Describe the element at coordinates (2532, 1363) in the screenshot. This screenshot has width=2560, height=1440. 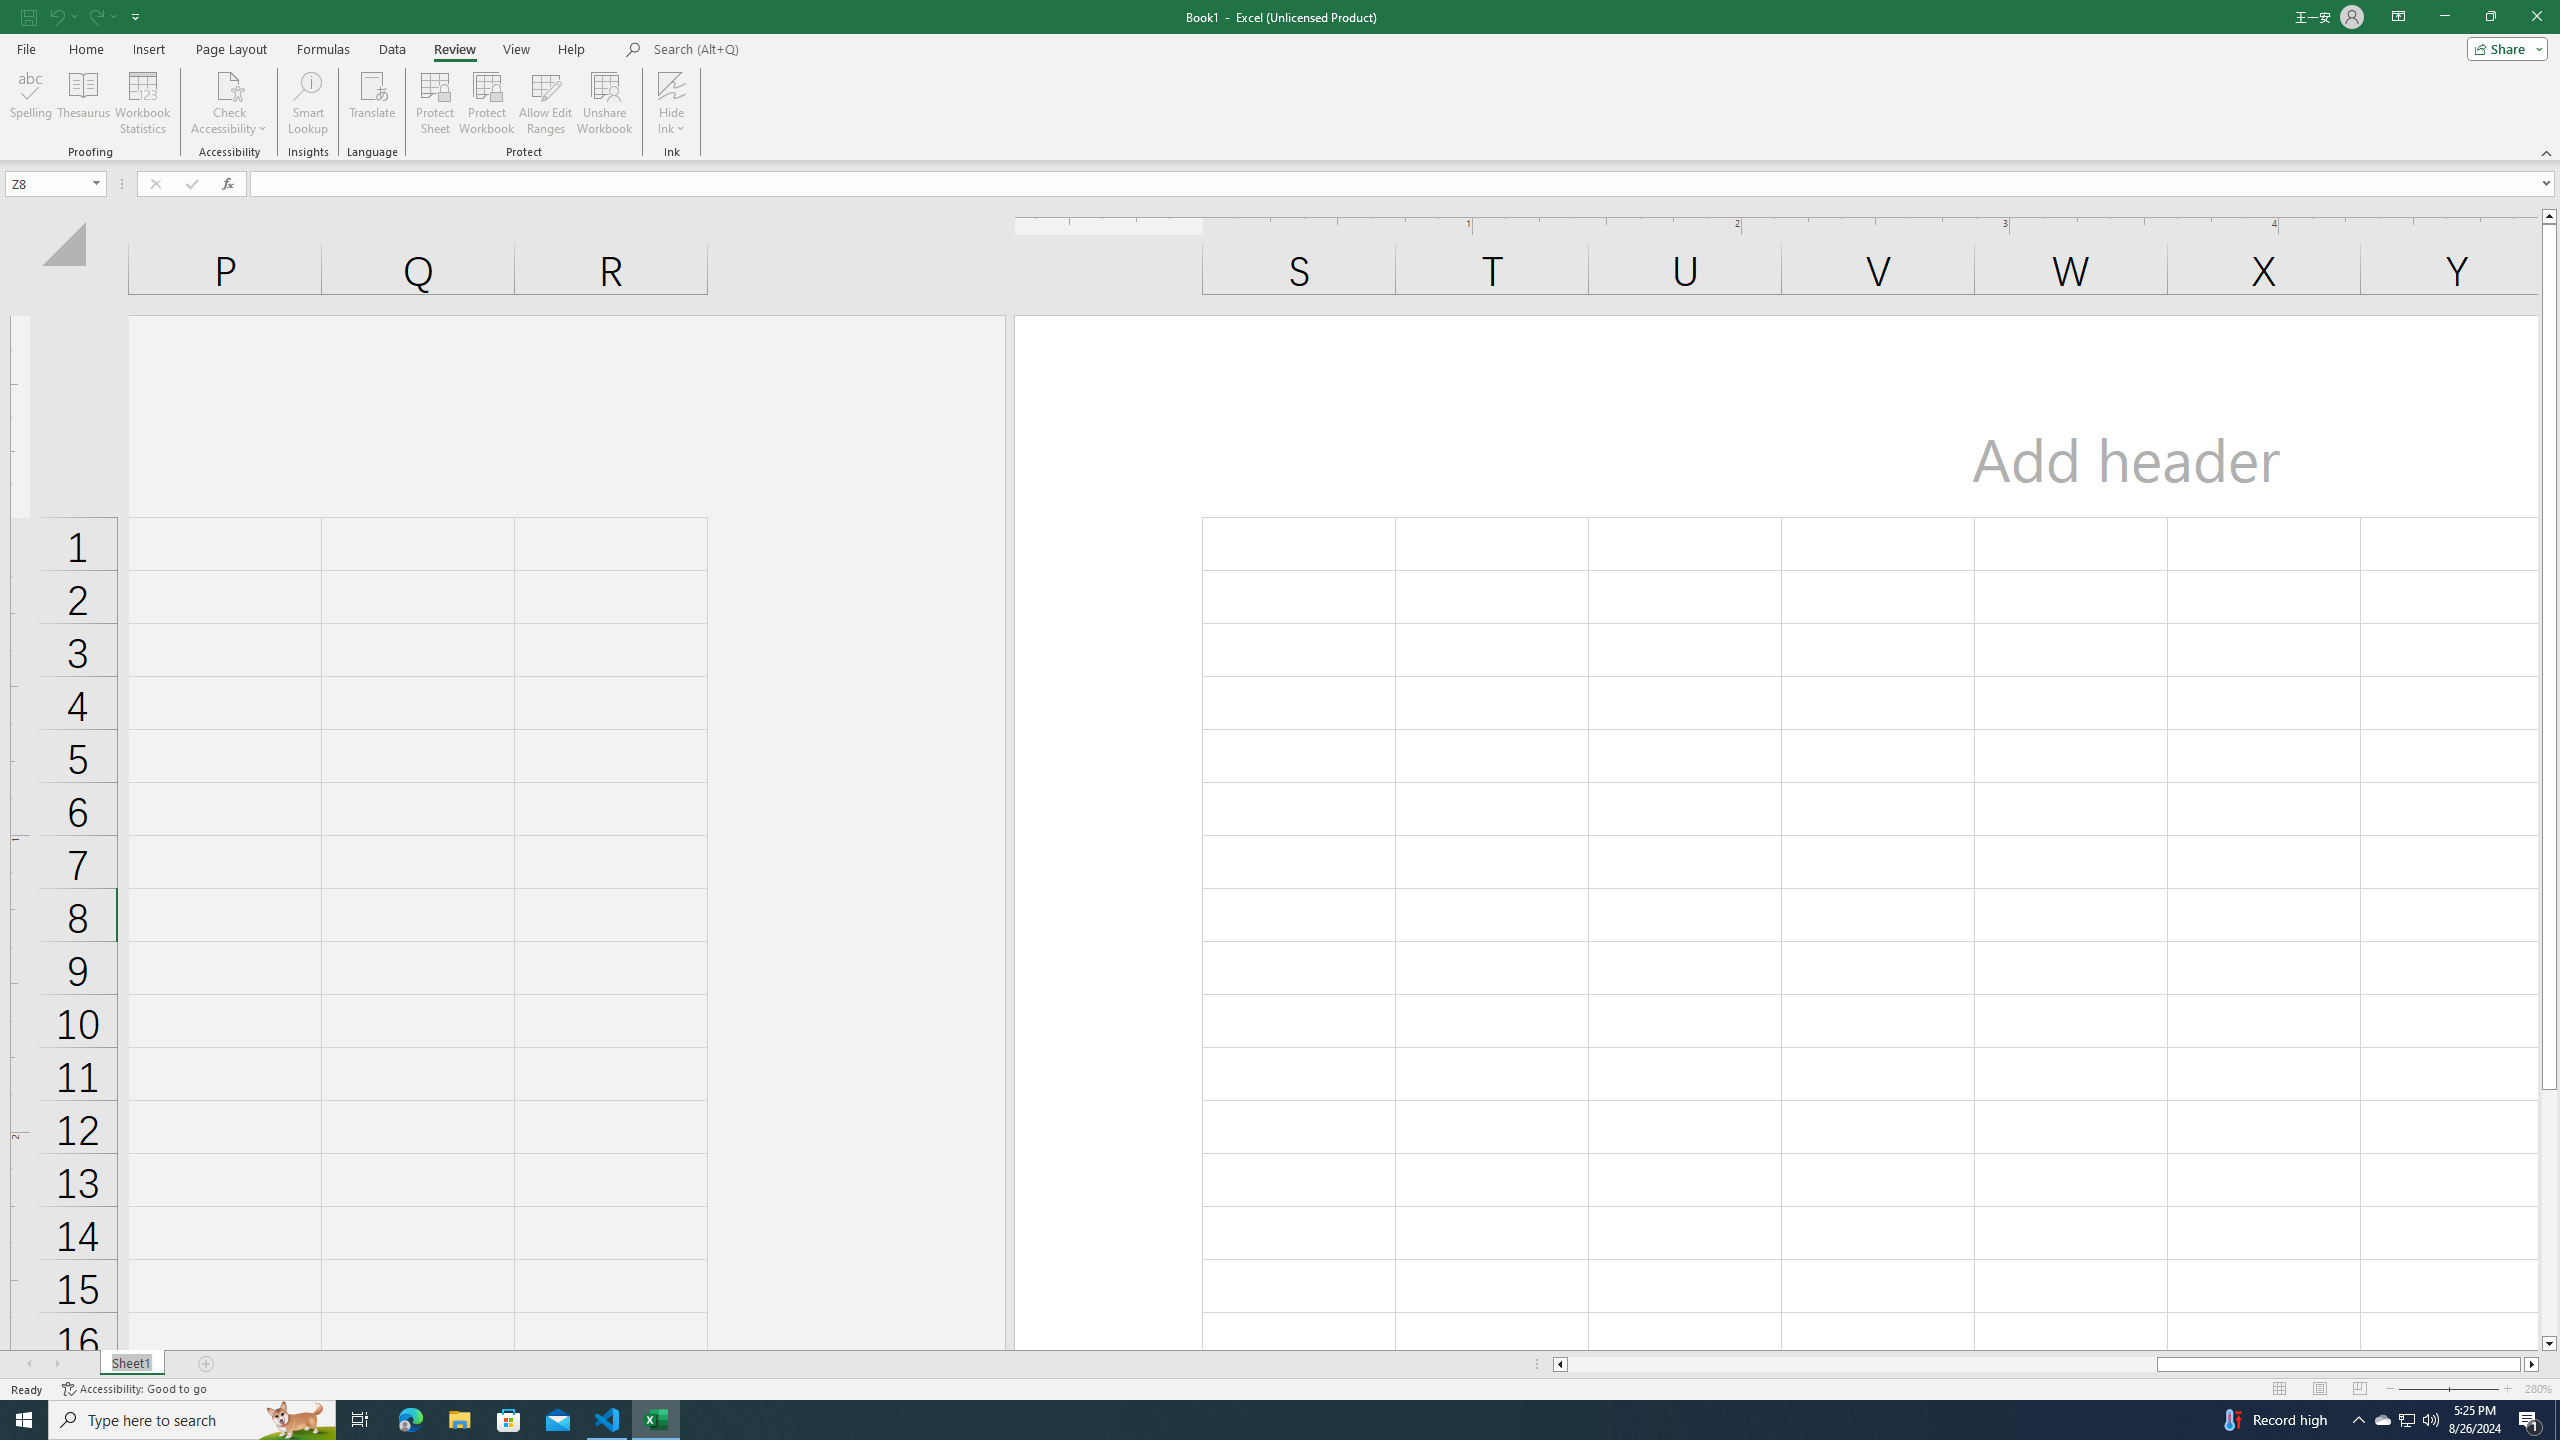
I see `'Column right'` at that location.